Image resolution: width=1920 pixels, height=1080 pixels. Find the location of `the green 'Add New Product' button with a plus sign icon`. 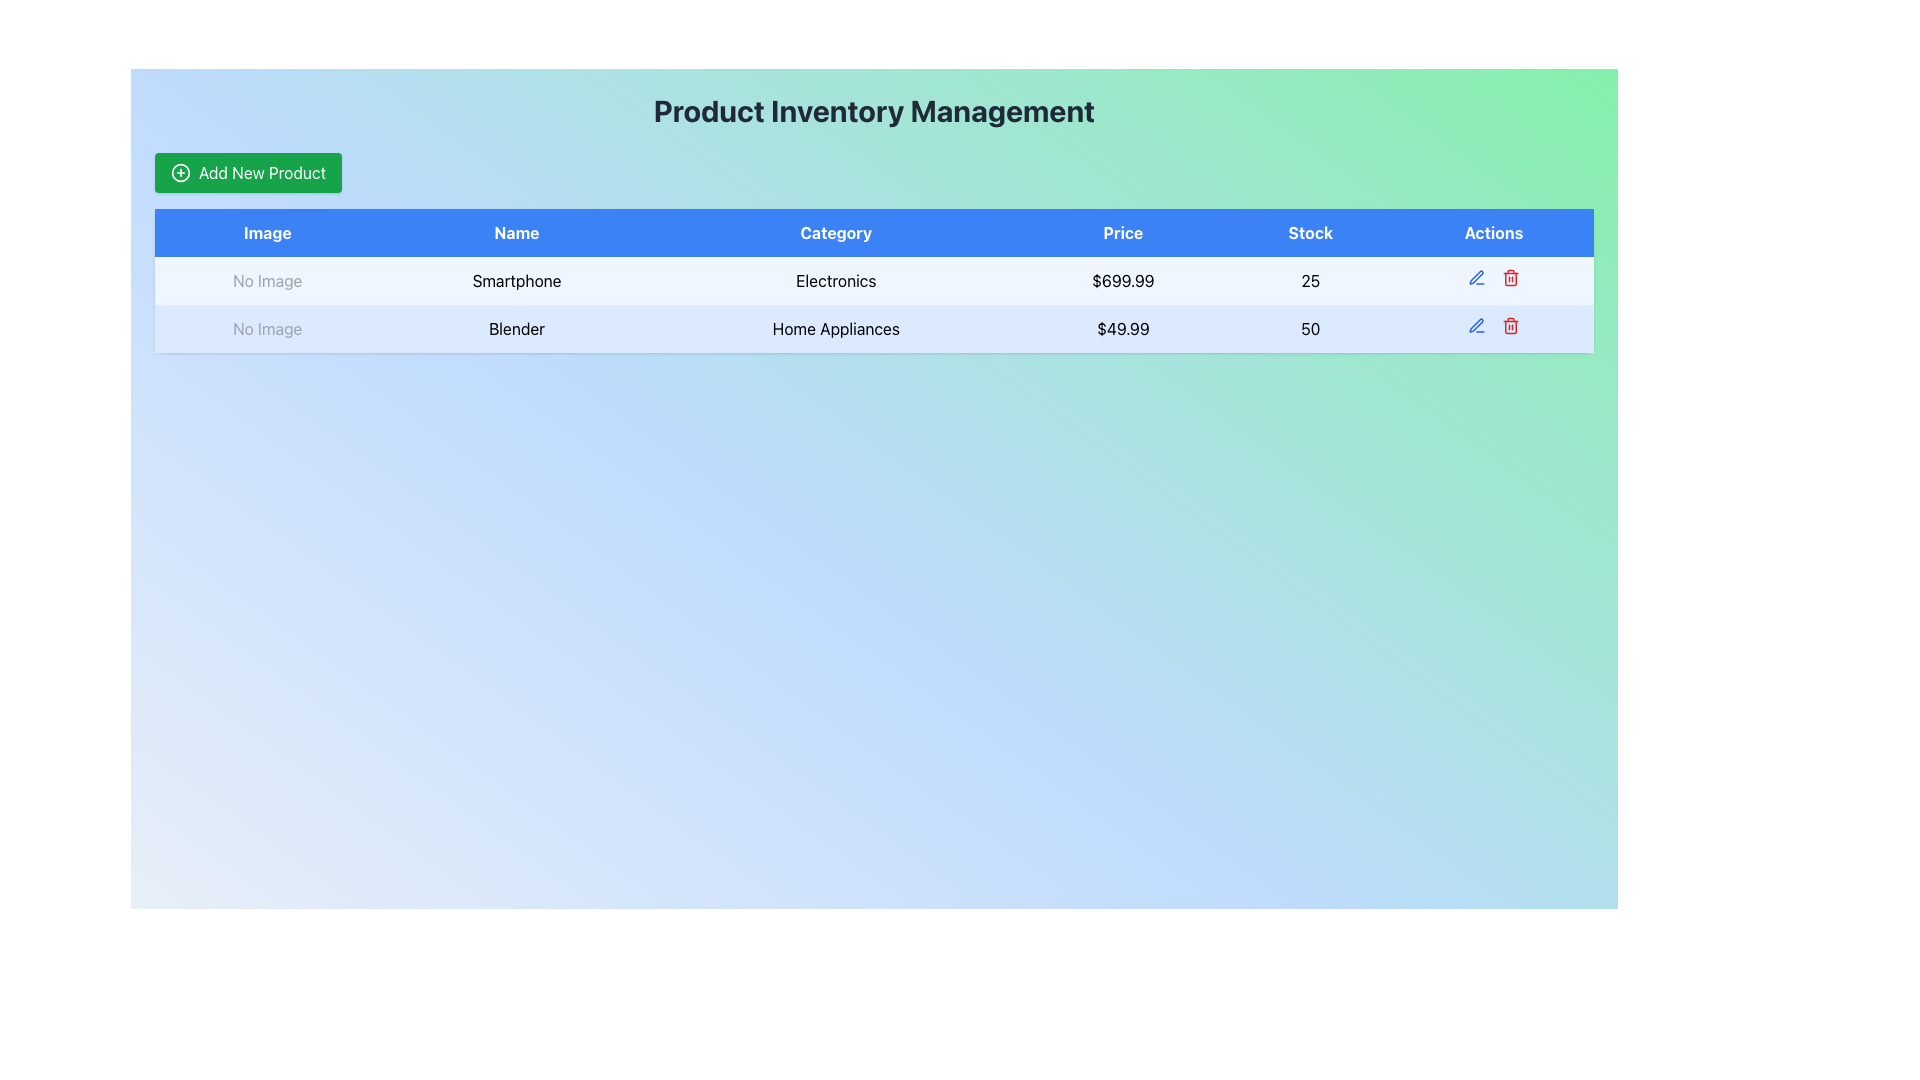

the green 'Add New Product' button with a plus sign icon is located at coordinates (247, 172).